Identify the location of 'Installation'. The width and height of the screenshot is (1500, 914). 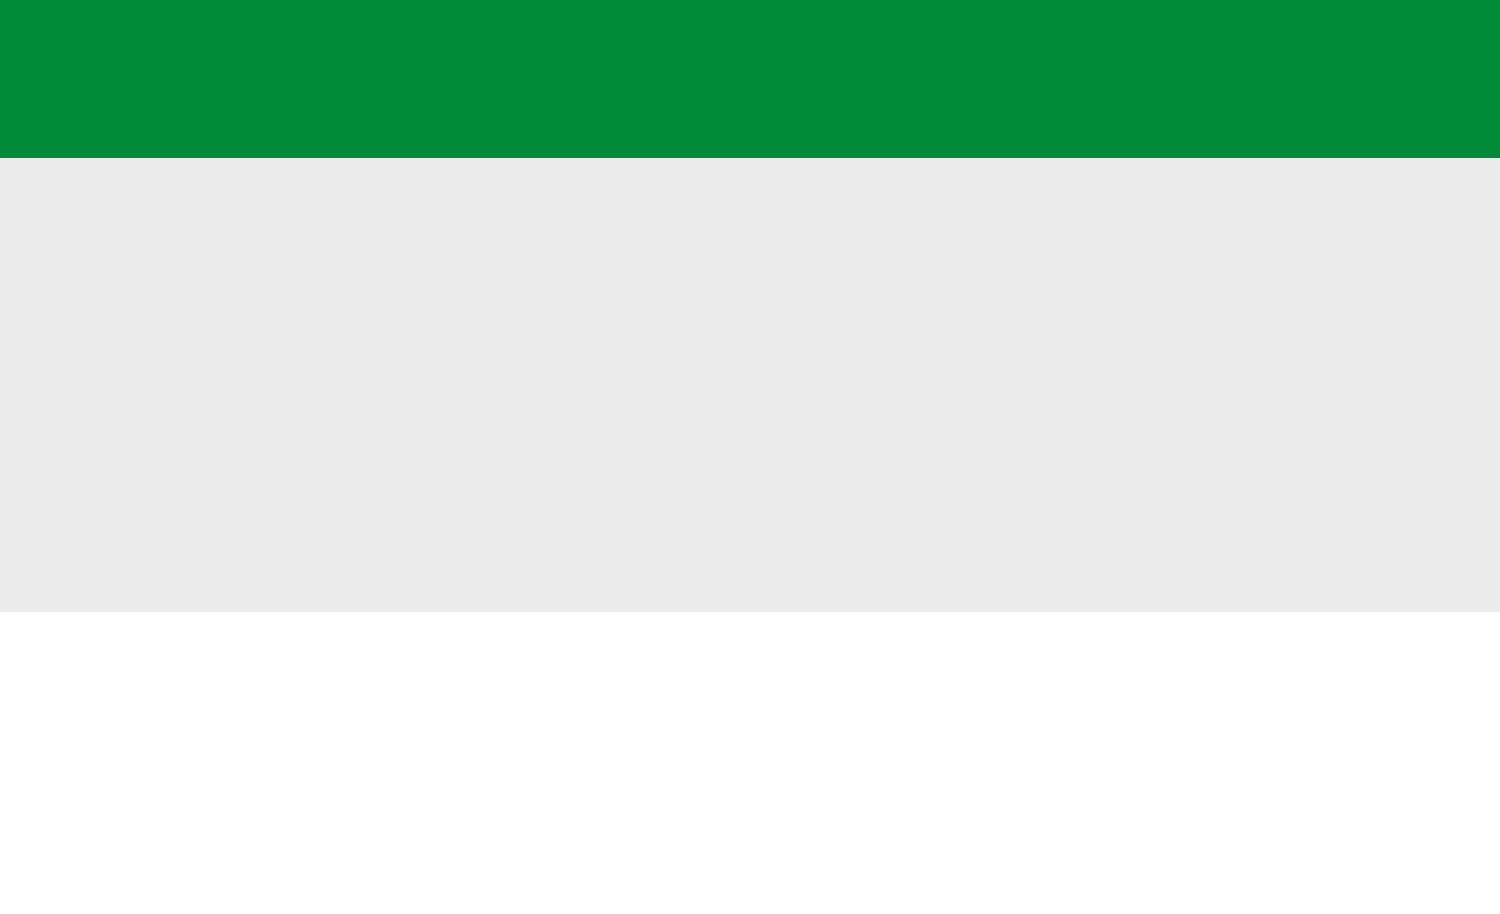
(750, 710).